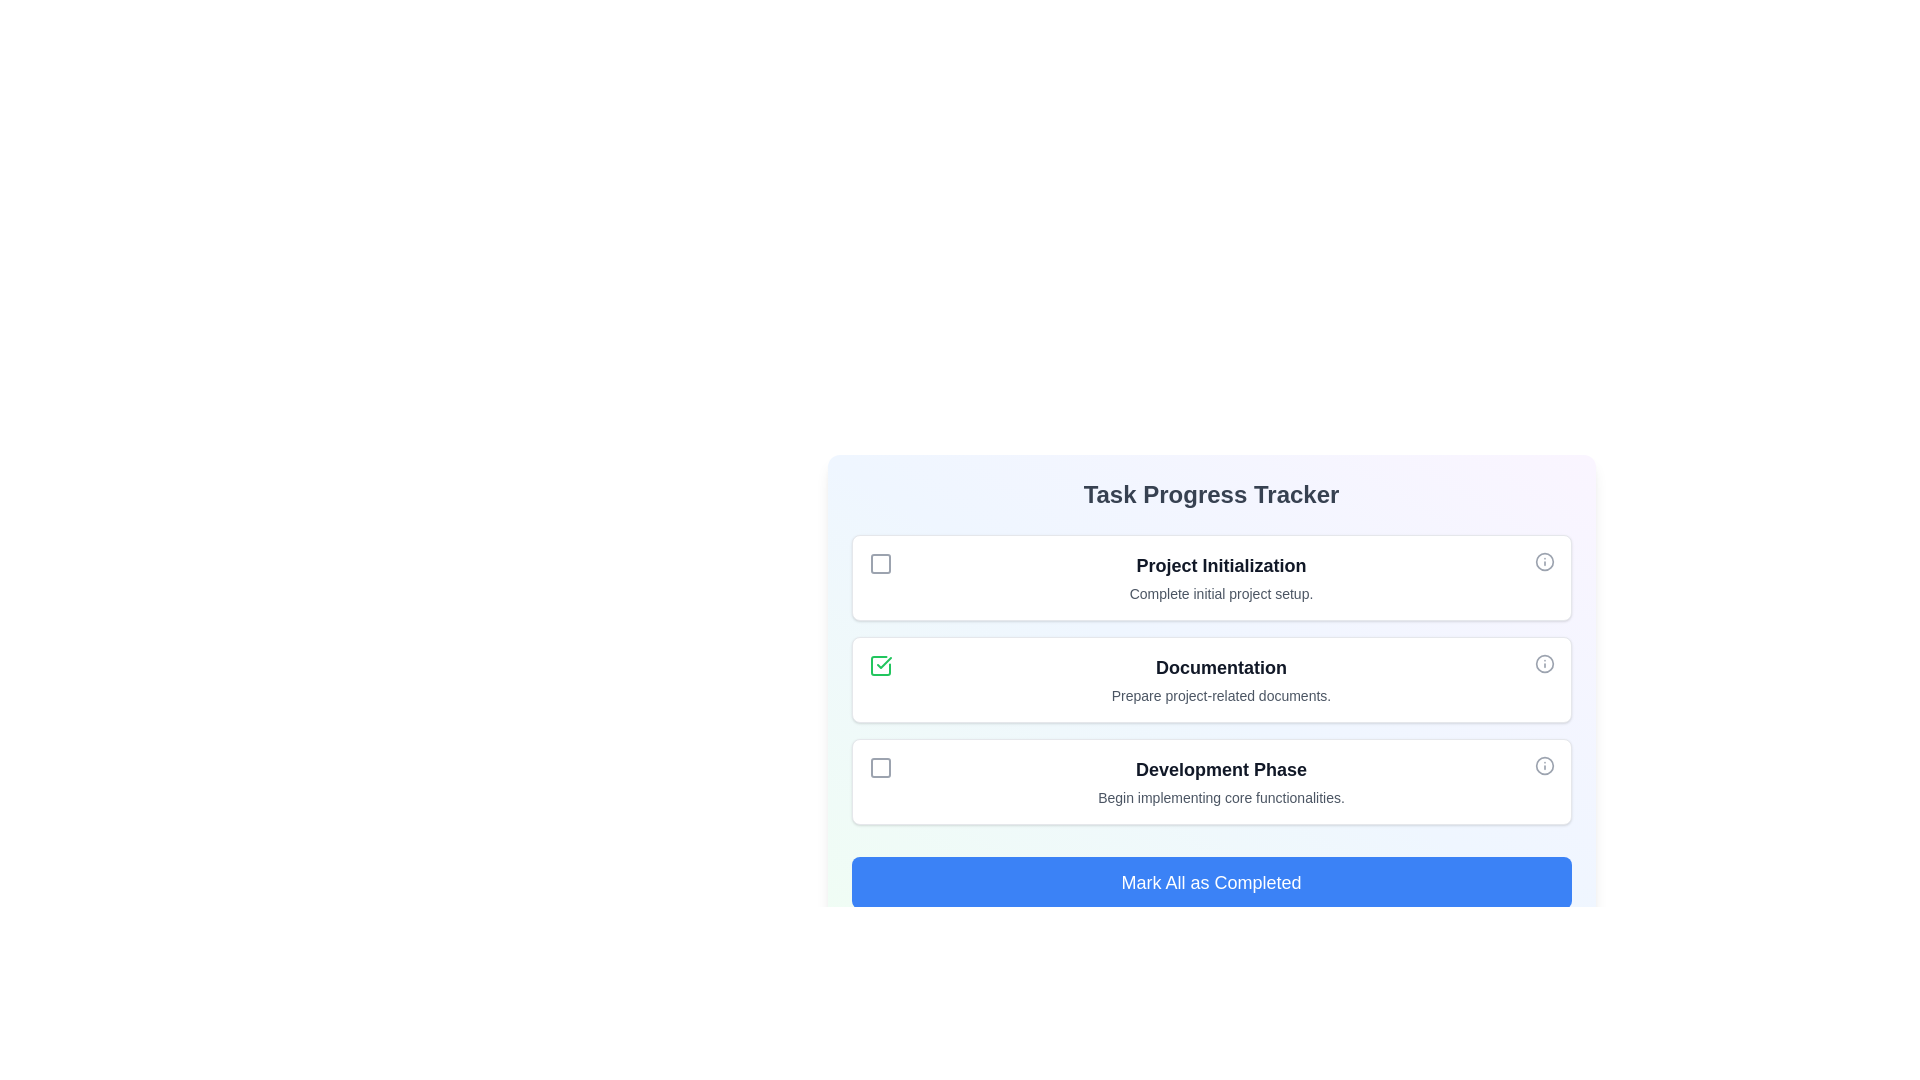  I want to click on the green checkmark icon within the SVG graphic, located in the lower-right section next to the 'Documentation' task title, so click(882, 663).